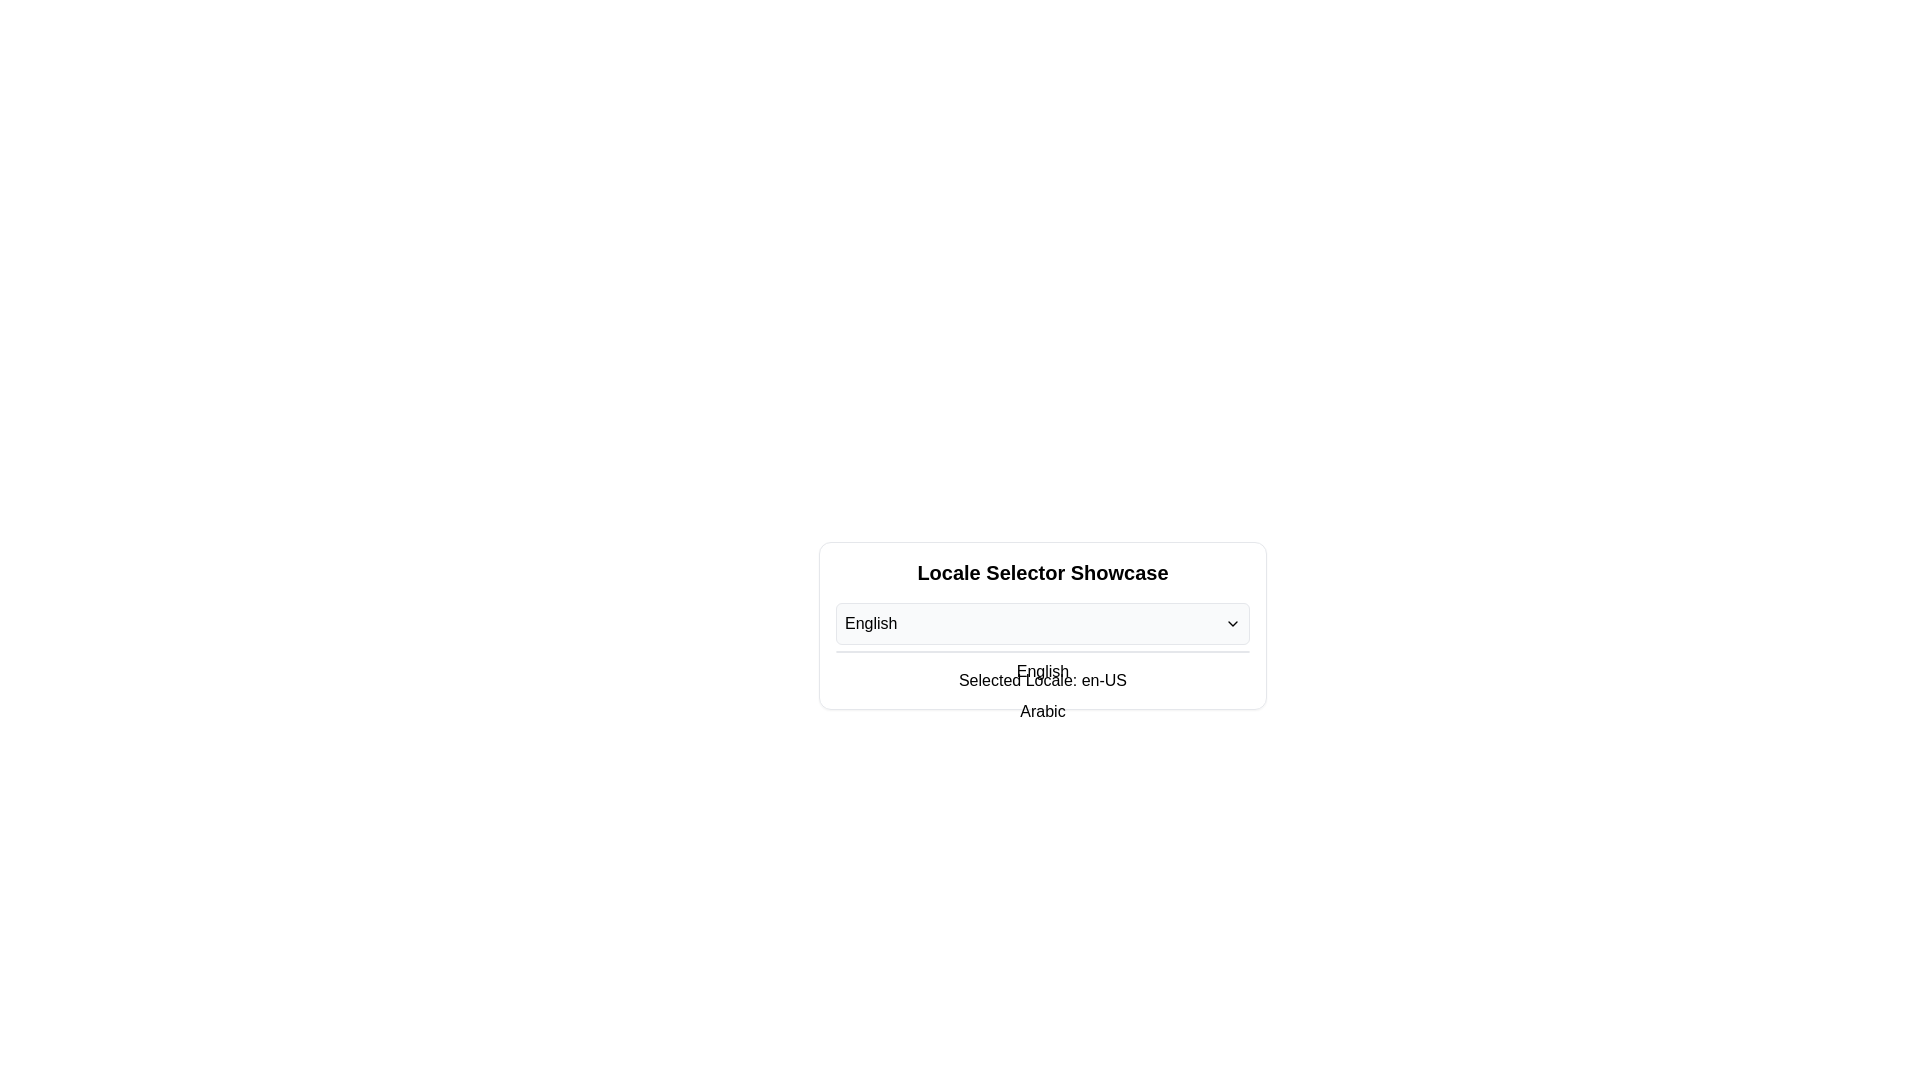  What do you see at coordinates (1041, 623) in the screenshot?
I see `the Dropdown menu located below the title 'Locale Selector Showcase'` at bounding box center [1041, 623].